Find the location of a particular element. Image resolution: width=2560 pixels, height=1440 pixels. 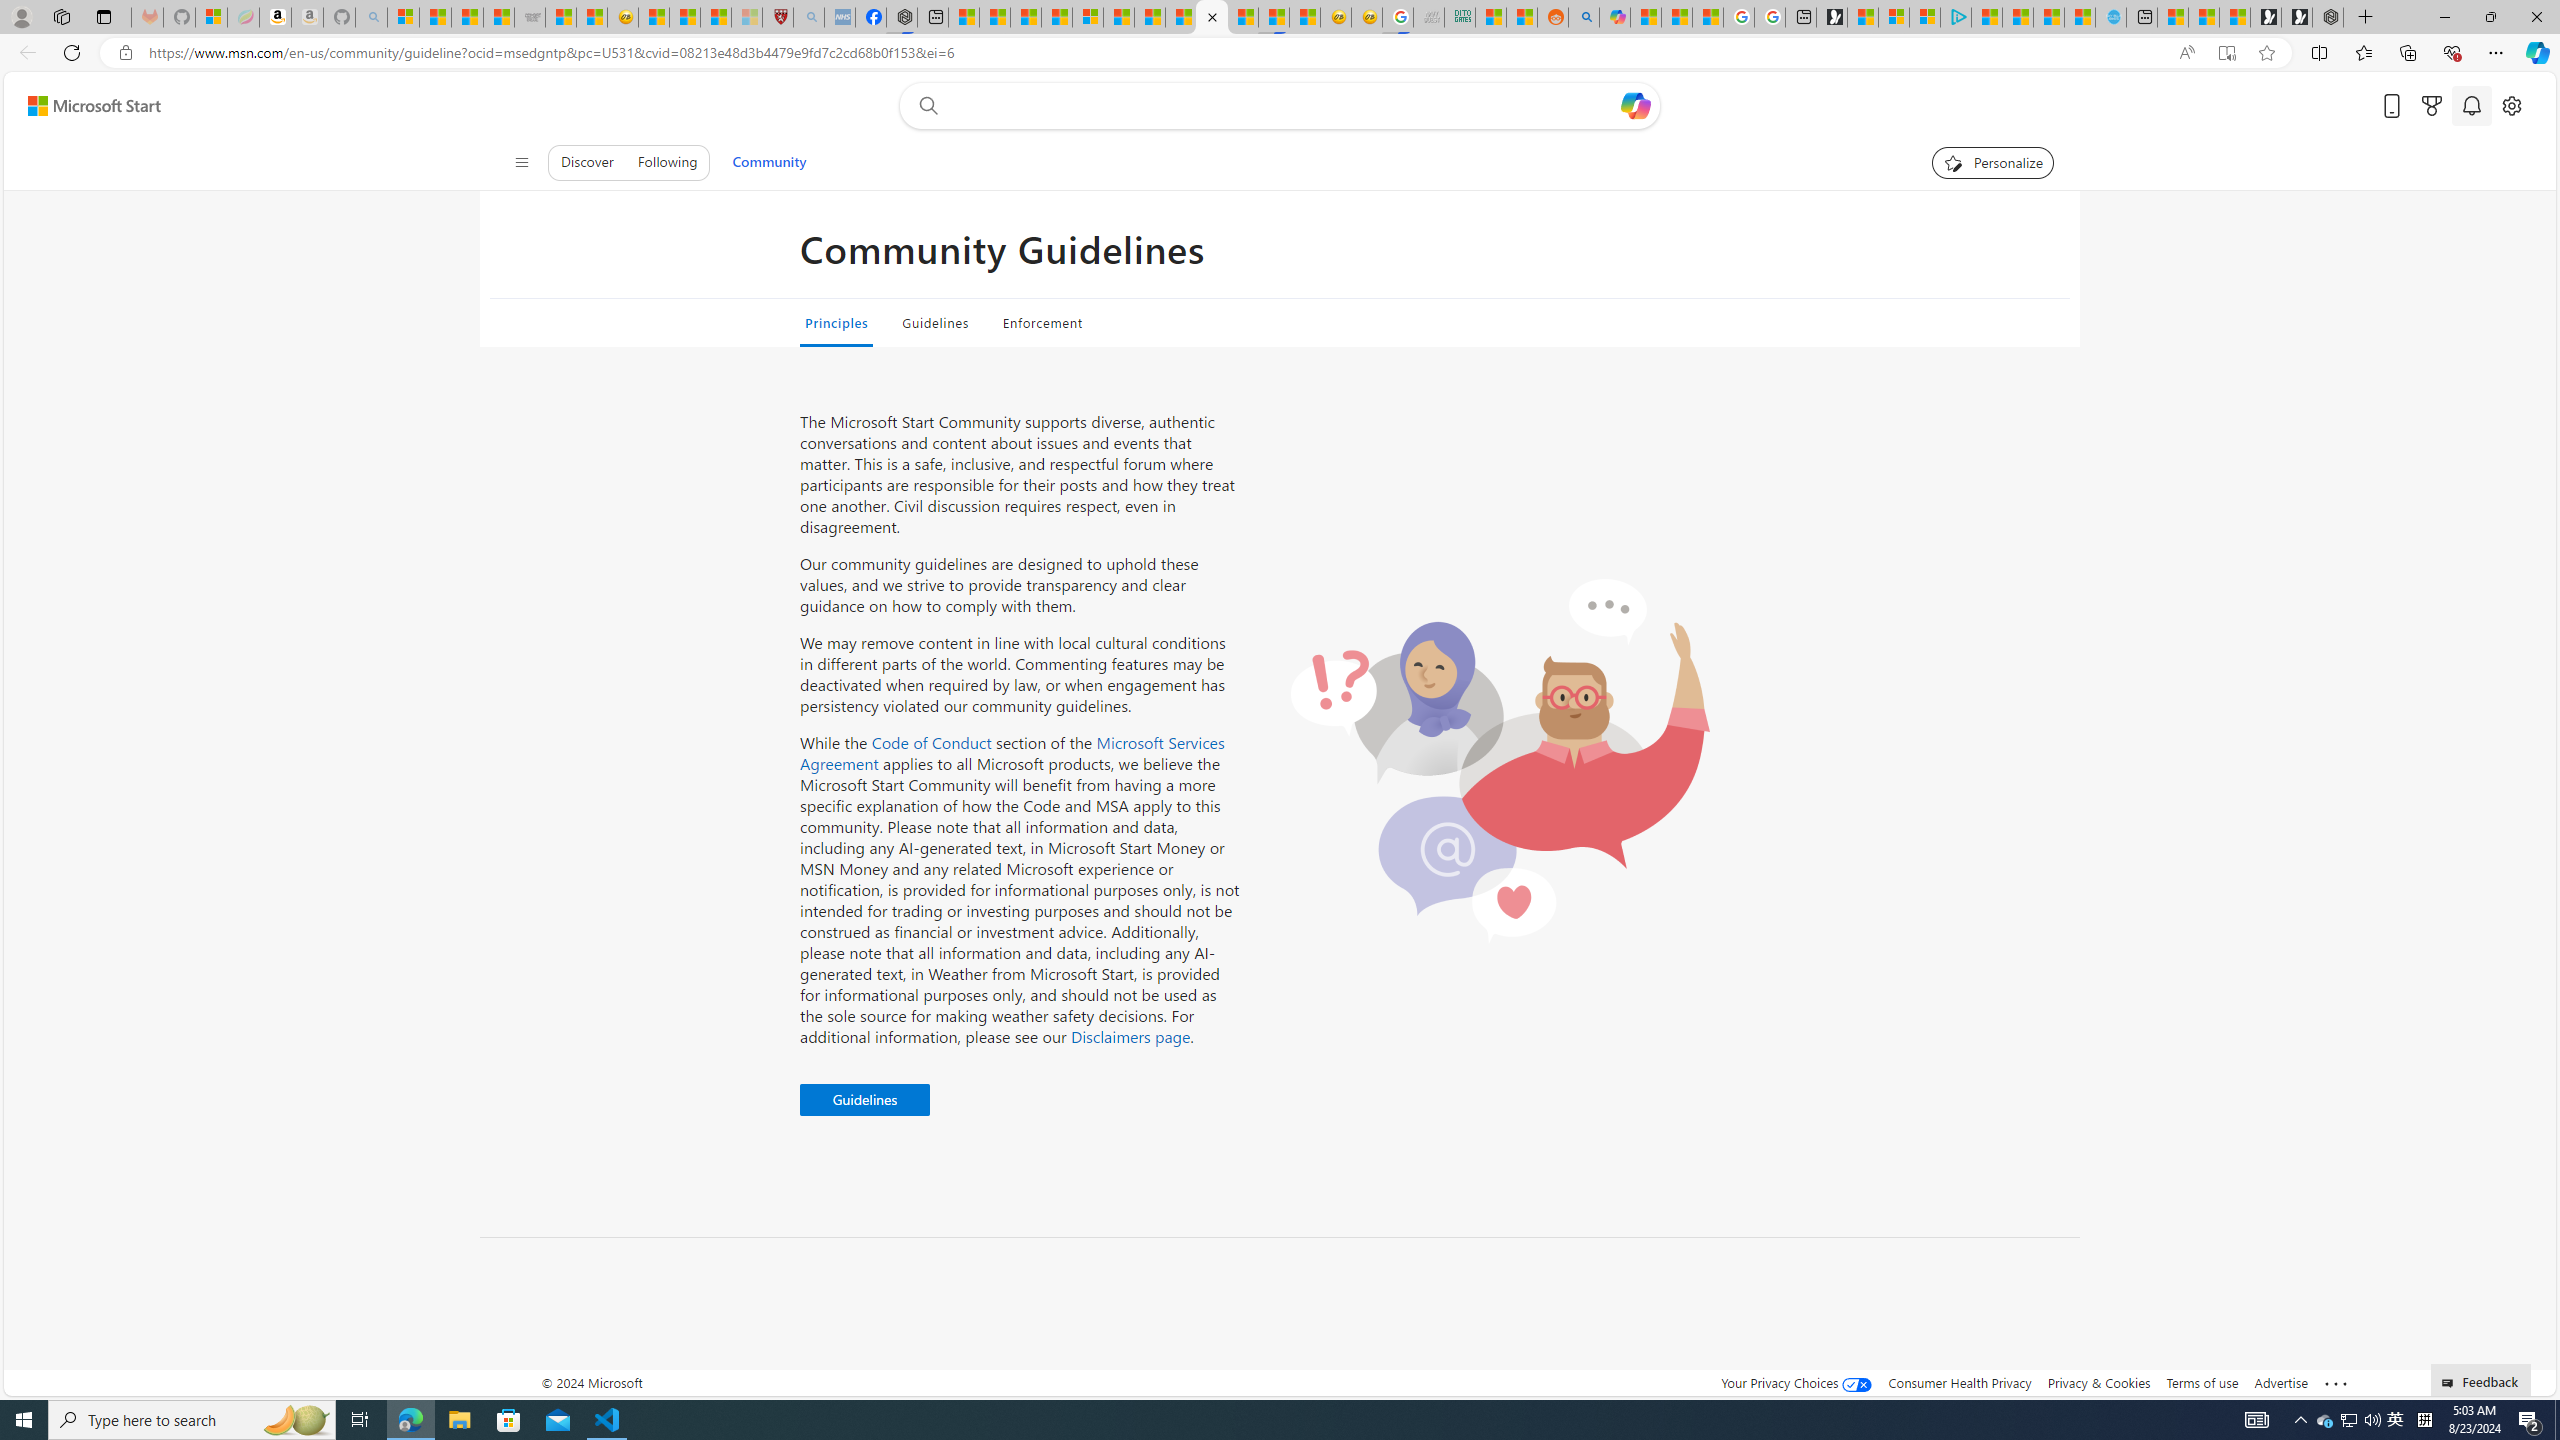

'Class: control icon-only' is located at coordinates (521, 161).